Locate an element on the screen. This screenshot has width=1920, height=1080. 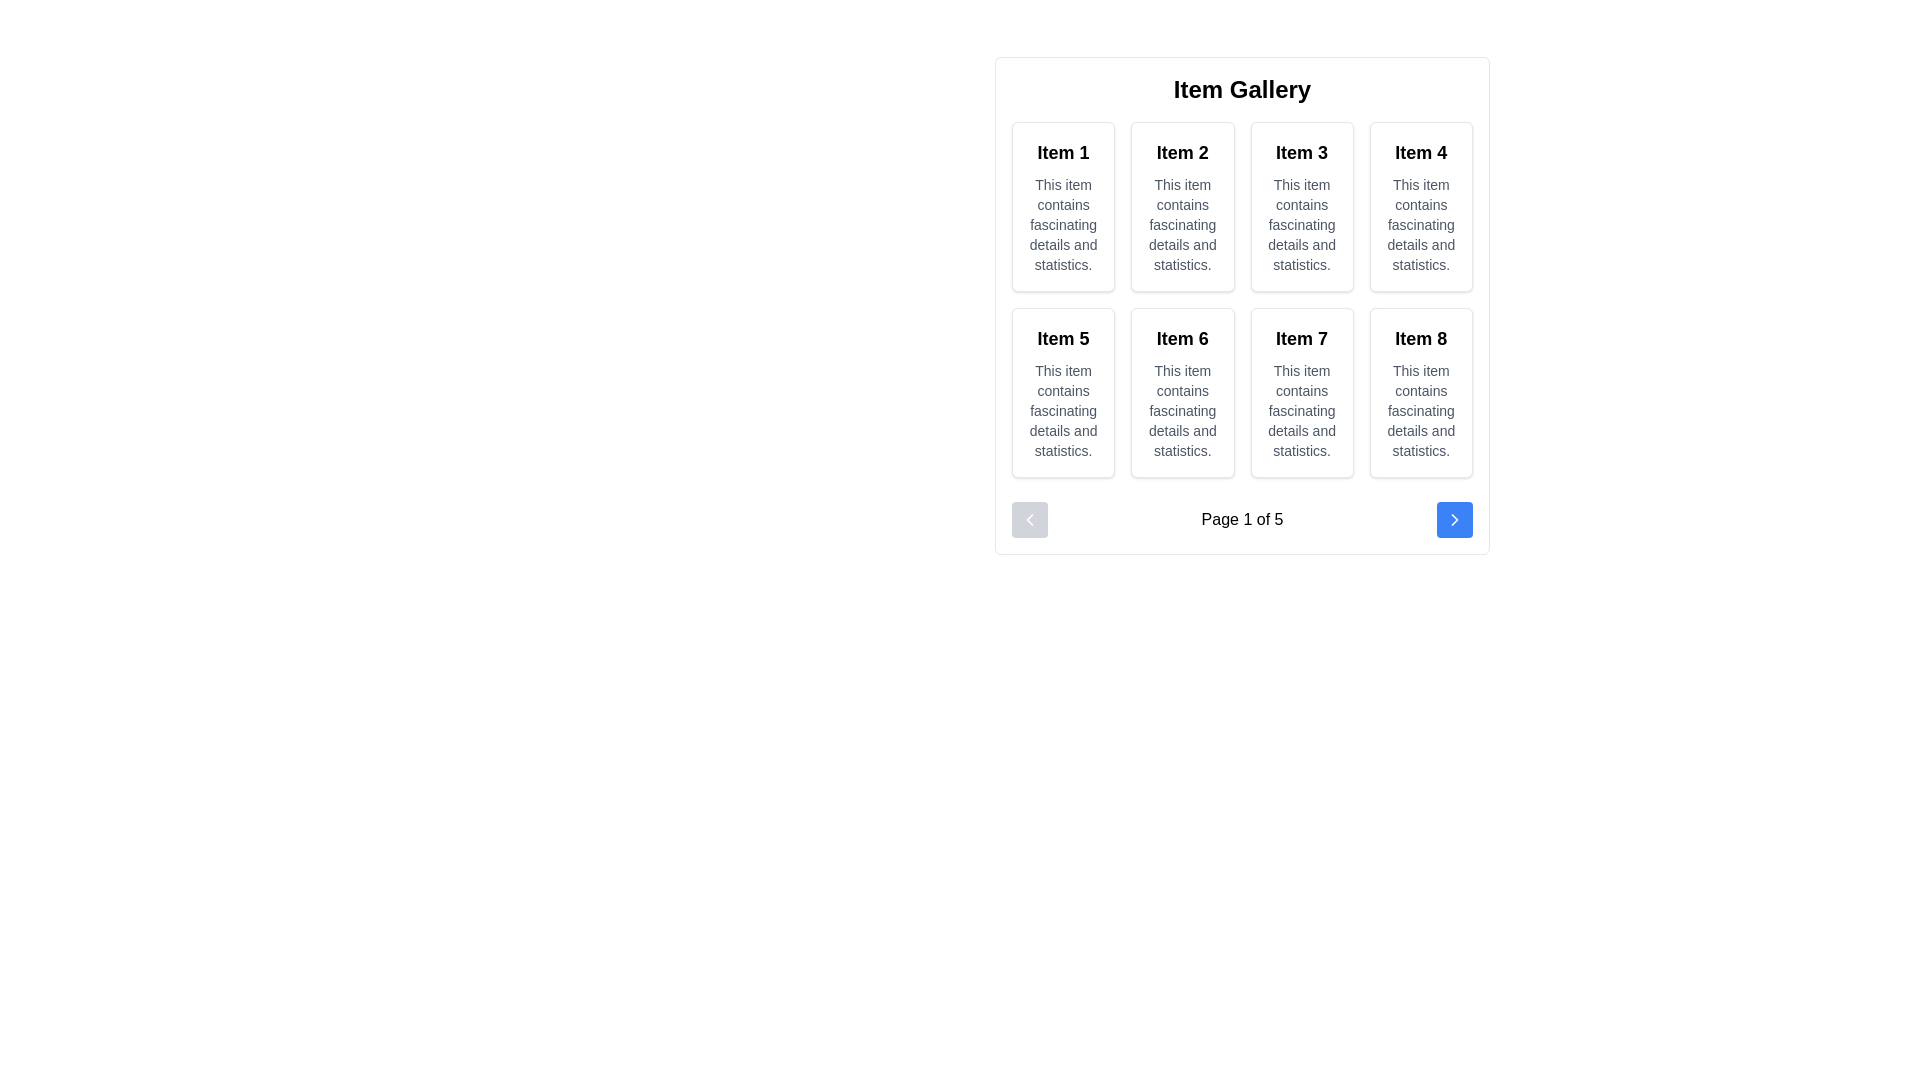
the card displaying 'Item 7', which is located in the second row, third column of the grid layout is located at coordinates (1302, 393).